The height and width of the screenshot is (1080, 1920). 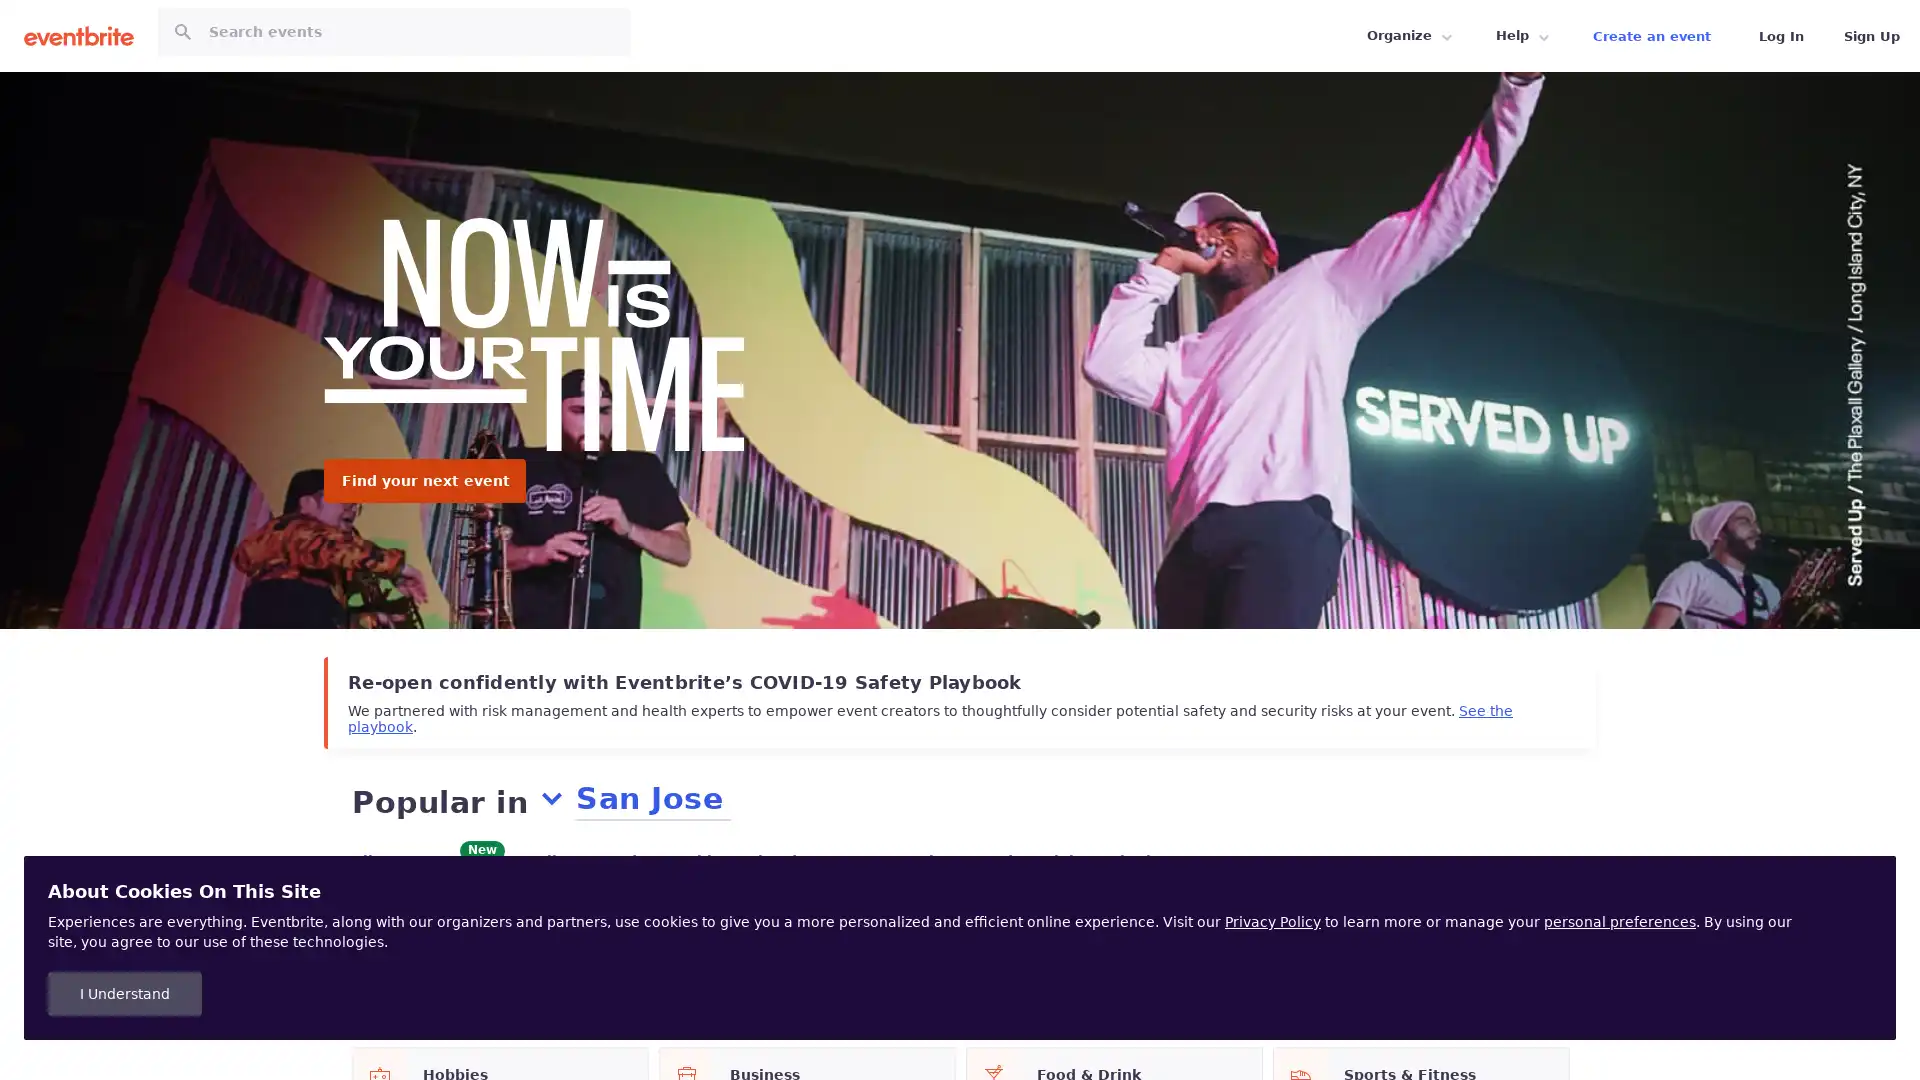 What do you see at coordinates (393, 35) in the screenshot?
I see `Search for events` at bounding box center [393, 35].